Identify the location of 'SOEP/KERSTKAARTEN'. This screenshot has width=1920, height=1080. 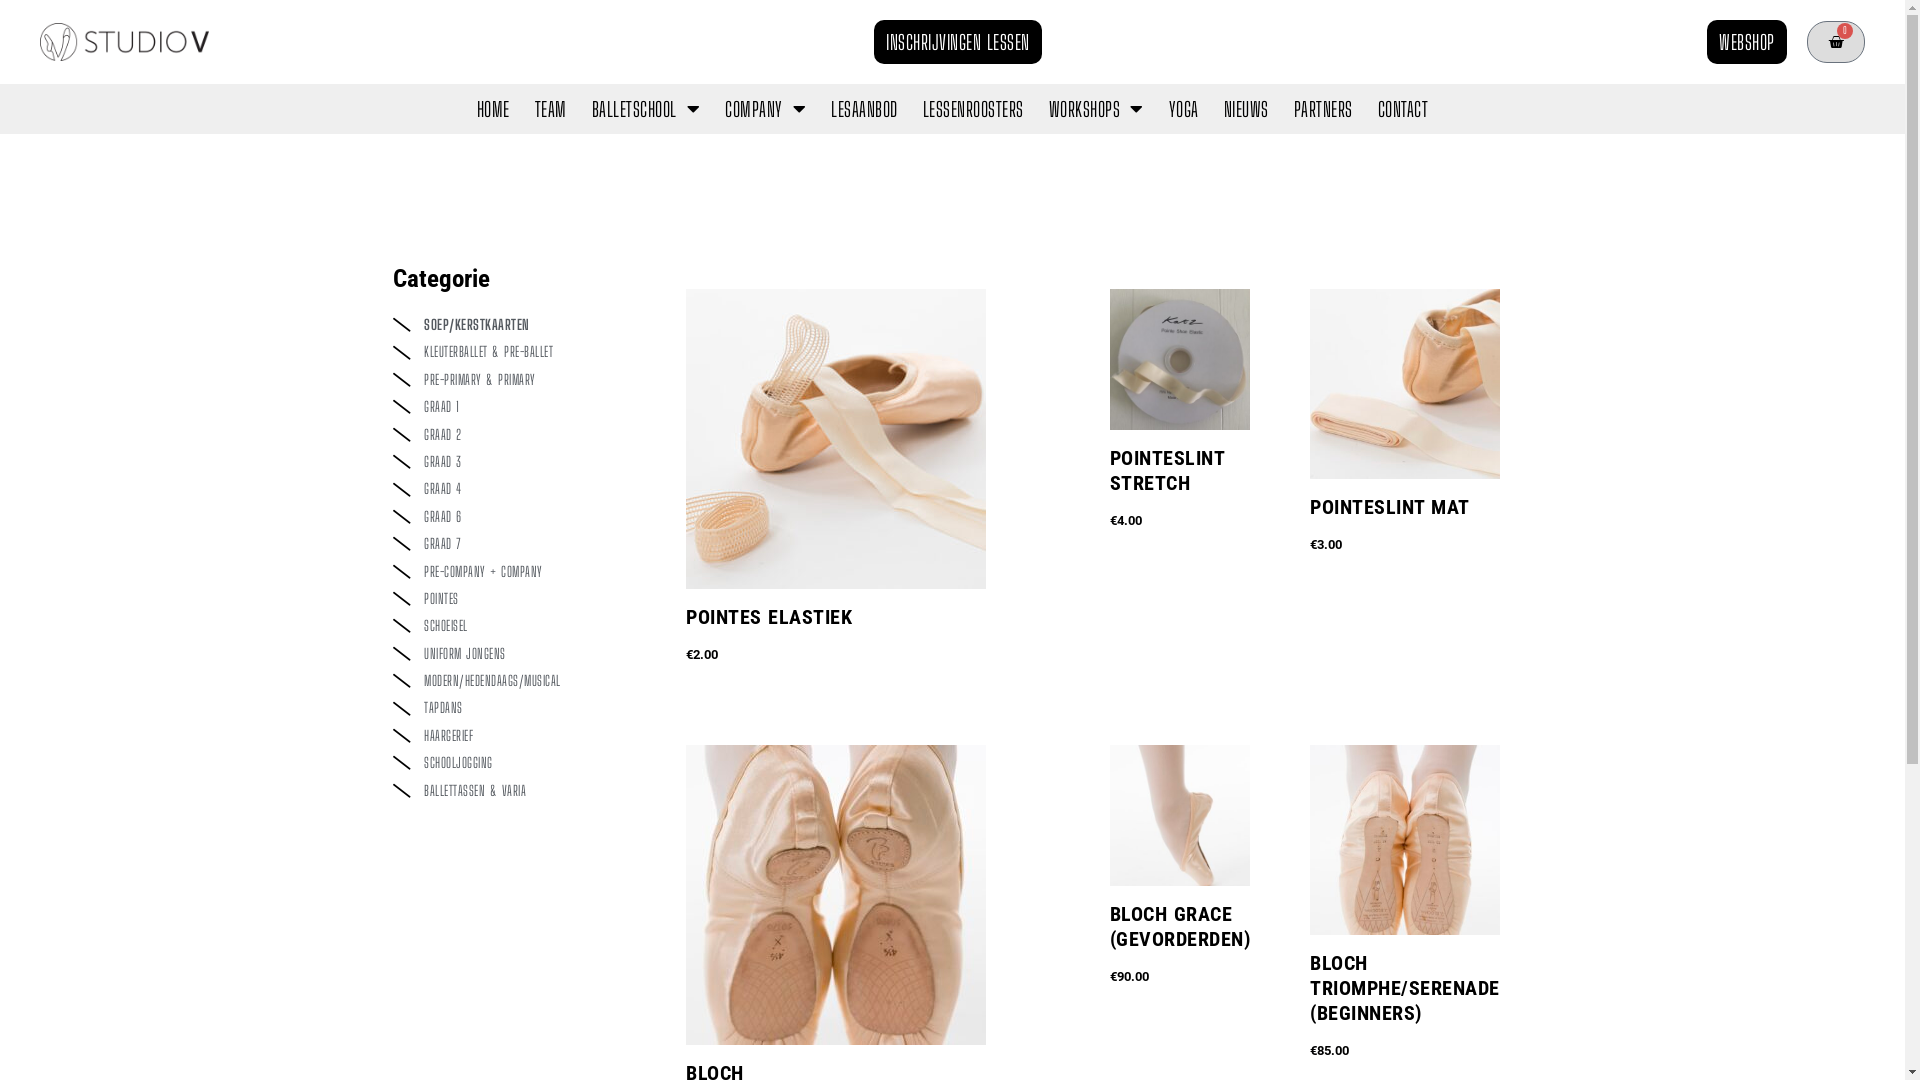
(518, 323).